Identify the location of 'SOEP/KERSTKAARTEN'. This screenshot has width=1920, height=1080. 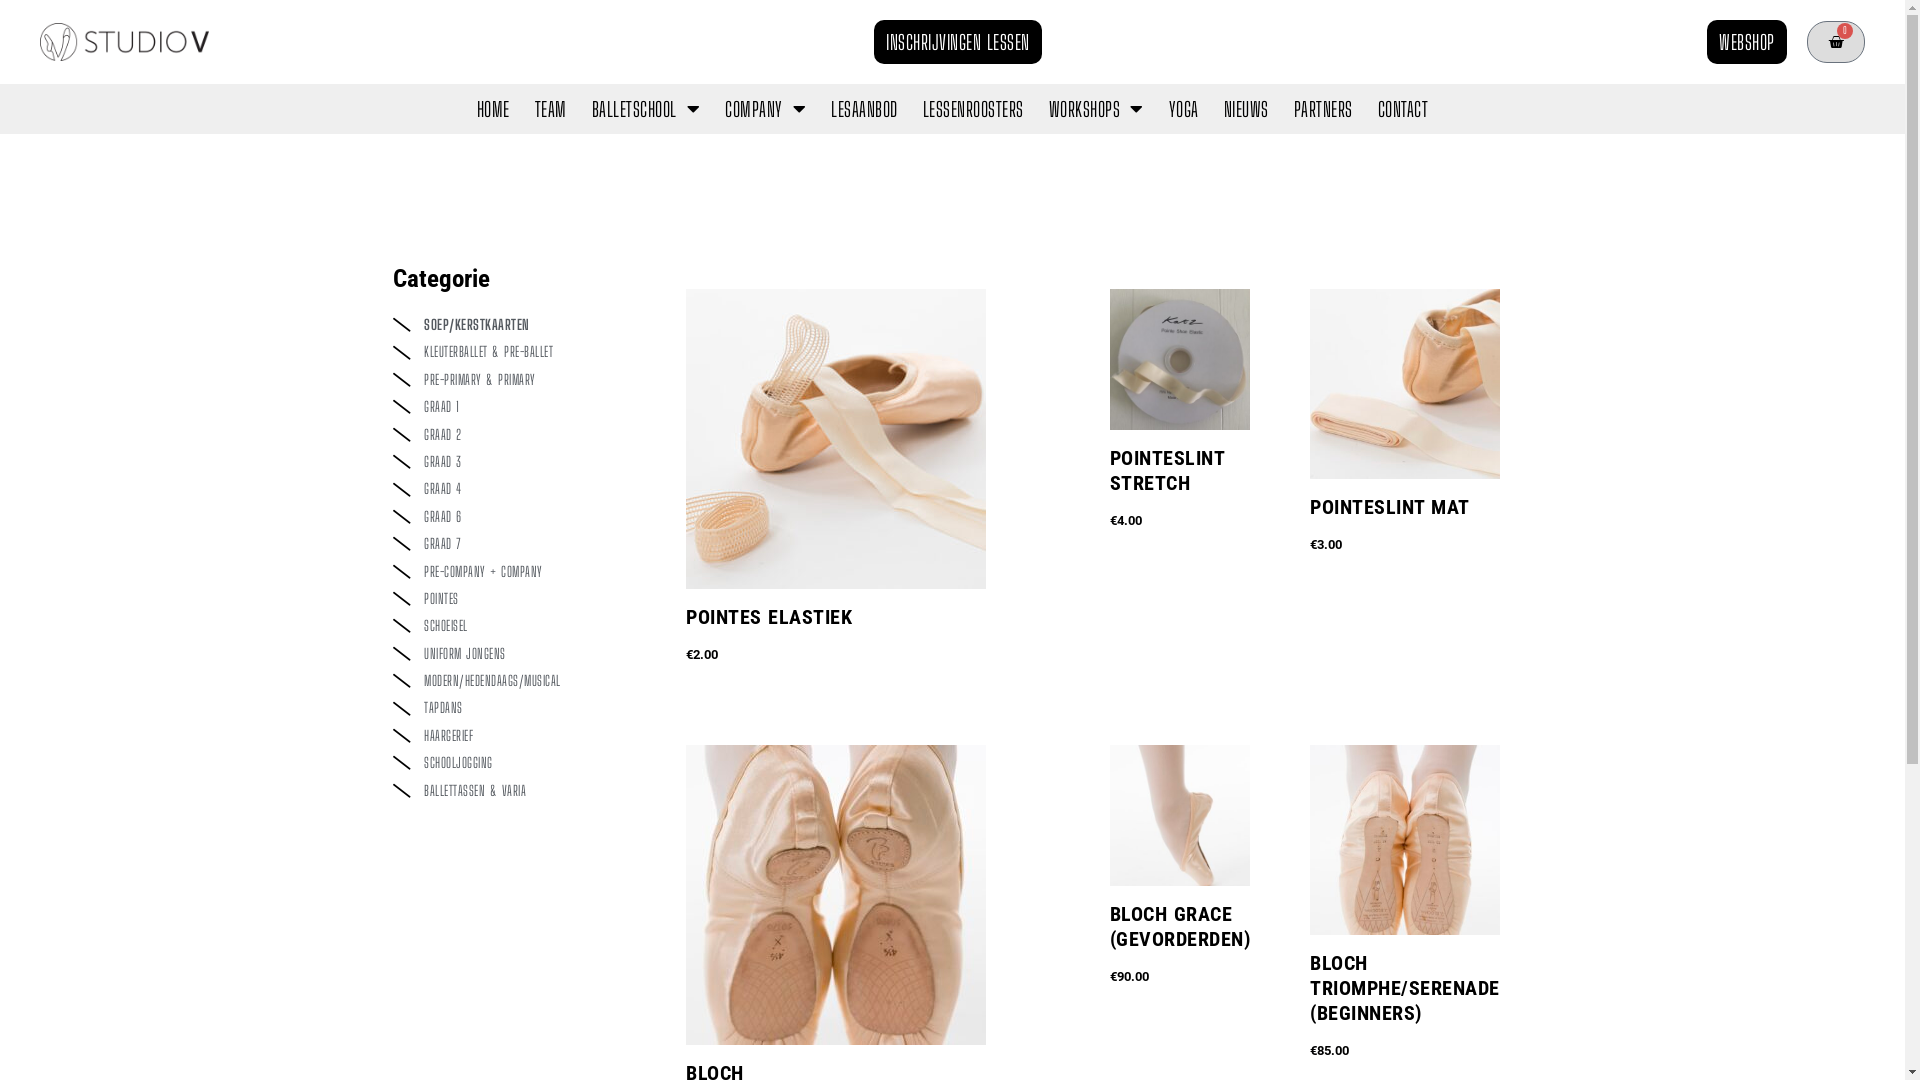
(518, 323).